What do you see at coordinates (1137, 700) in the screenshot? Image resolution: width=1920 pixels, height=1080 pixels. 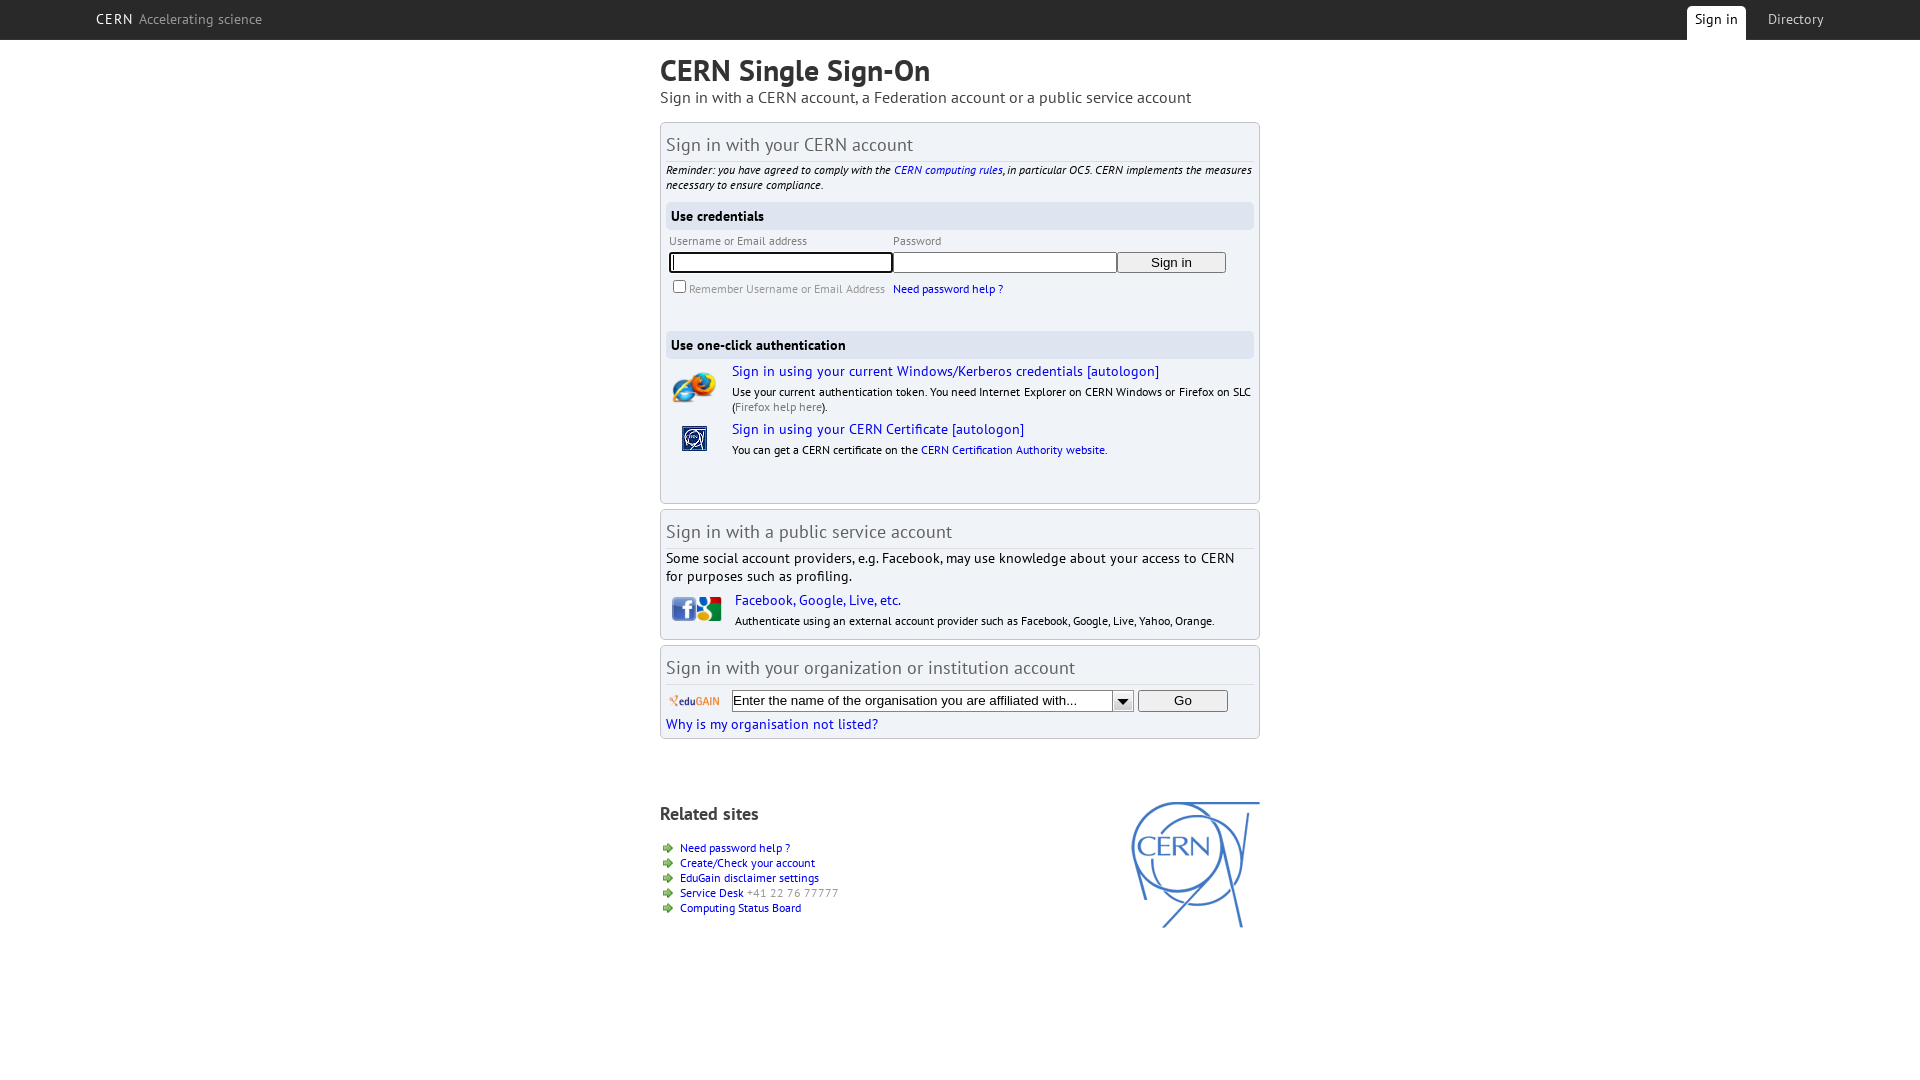 I see `'Go'` at bounding box center [1137, 700].